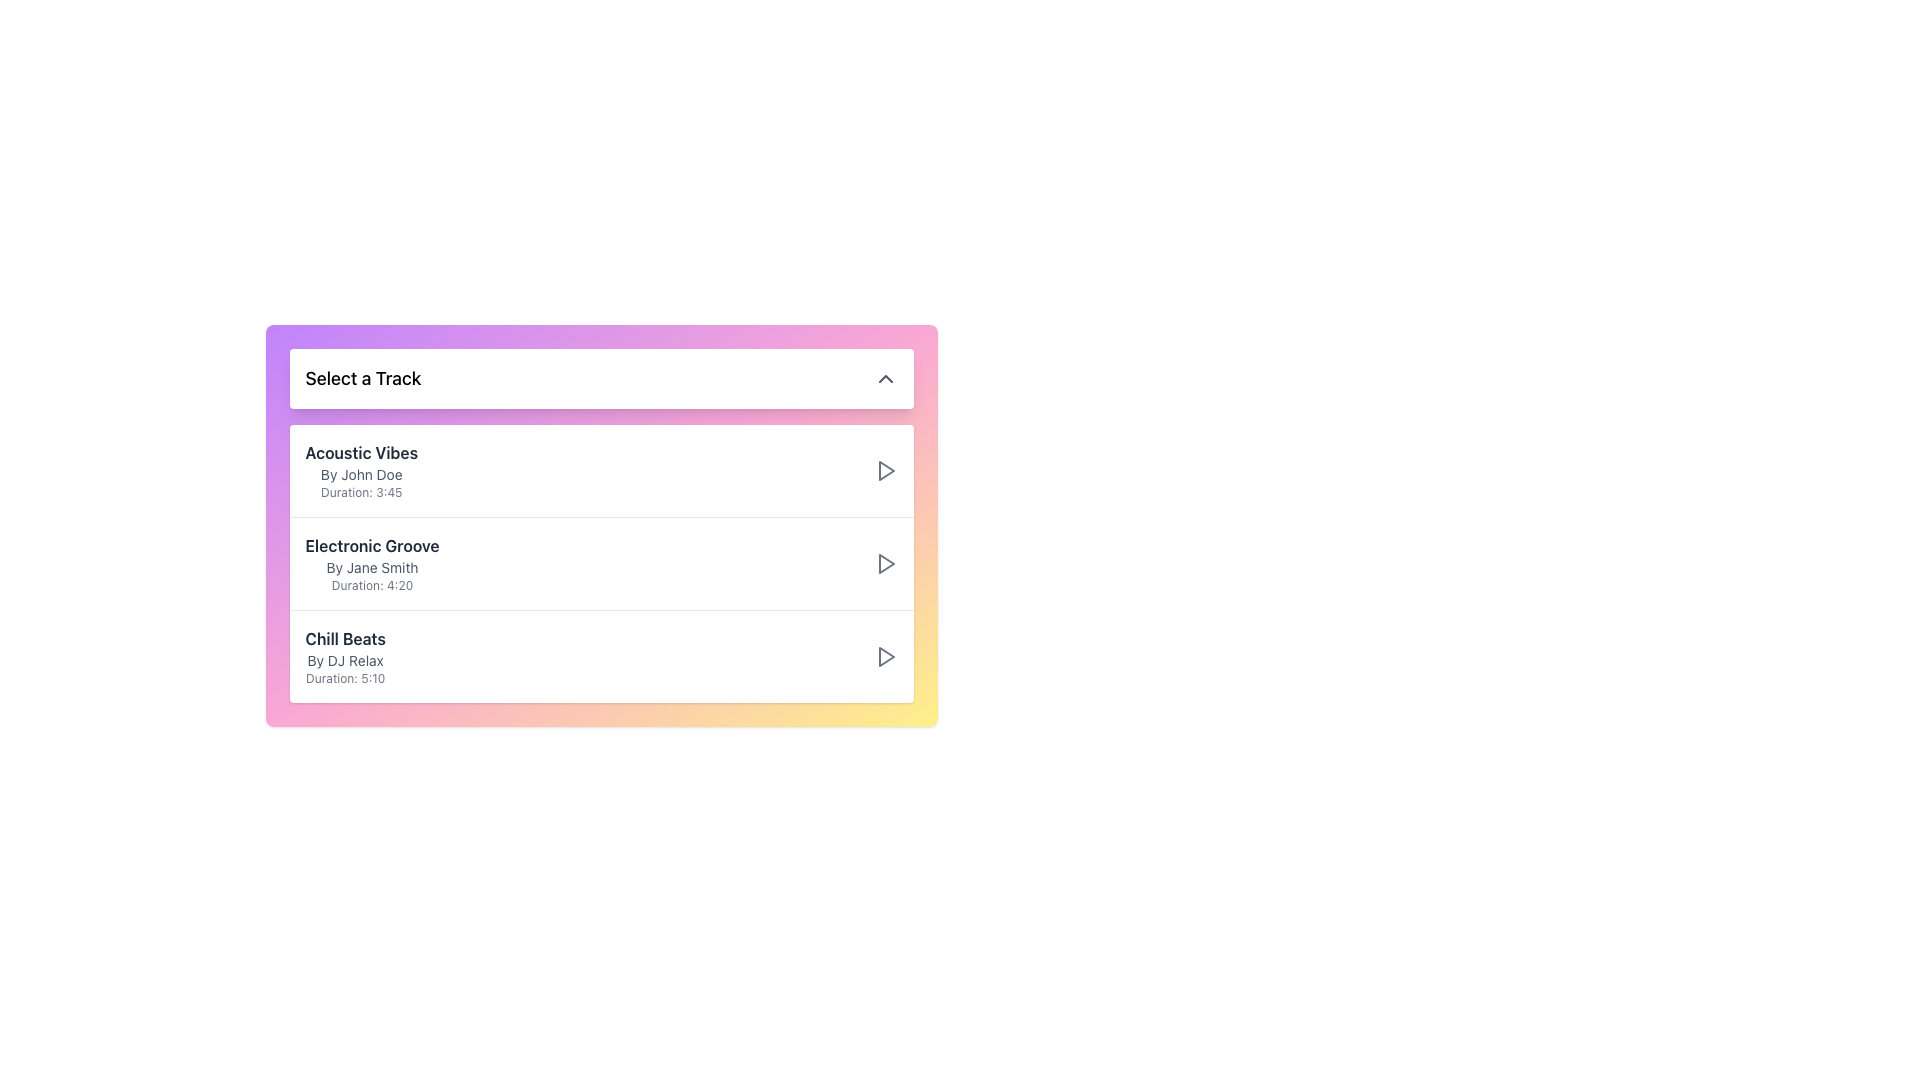 Image resolution: width=1920 pixels, height=1080 pixels. What do you see at coordinates (600, 470) in the screenshot?
I see `the first selectable track item in the list, which displays the track name, artist, and duration` at bounding box center [600, 470].